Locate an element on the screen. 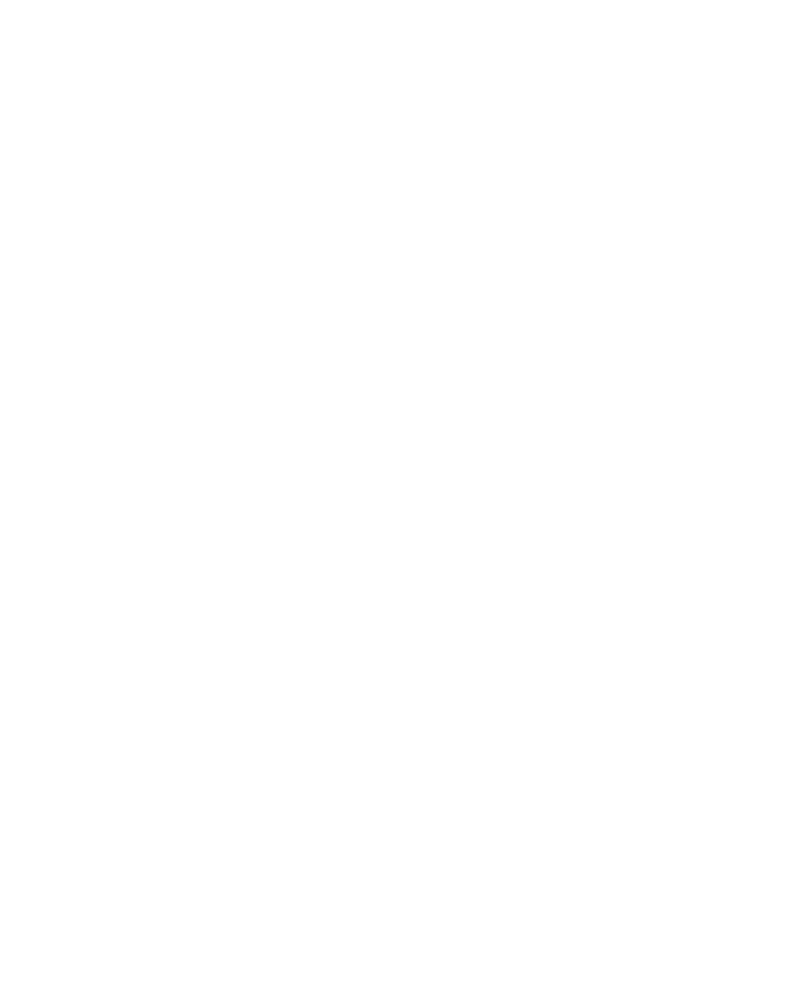 This screenshot has width=800, height=999. 'We built the new Sennheiser Lego microphone kit so you don’t have to…but you’ll want to.' is located at coordinates (354, 854).